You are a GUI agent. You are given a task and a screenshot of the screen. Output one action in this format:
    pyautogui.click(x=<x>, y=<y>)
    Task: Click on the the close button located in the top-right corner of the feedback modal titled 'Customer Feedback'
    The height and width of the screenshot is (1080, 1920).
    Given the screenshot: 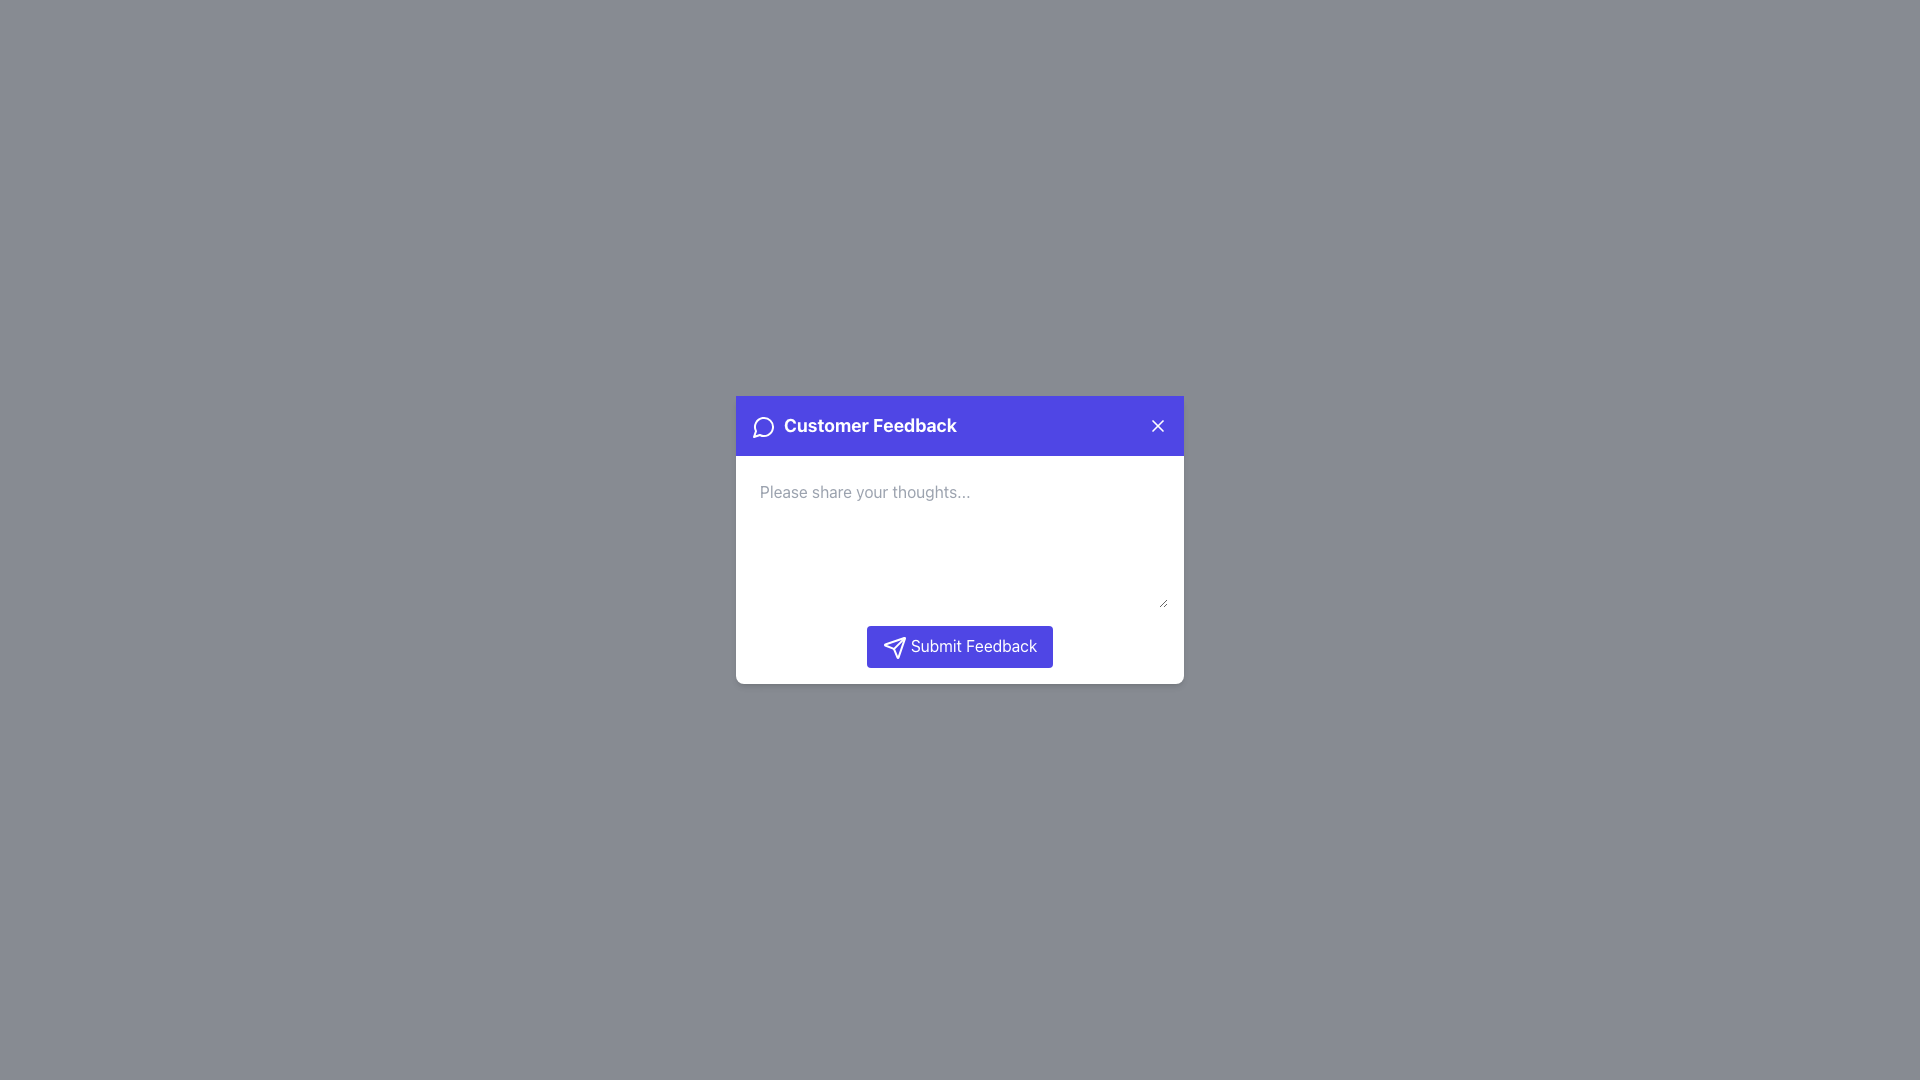 What is the action you would take?
    pyautogui.click(x=1157, y=424)
    